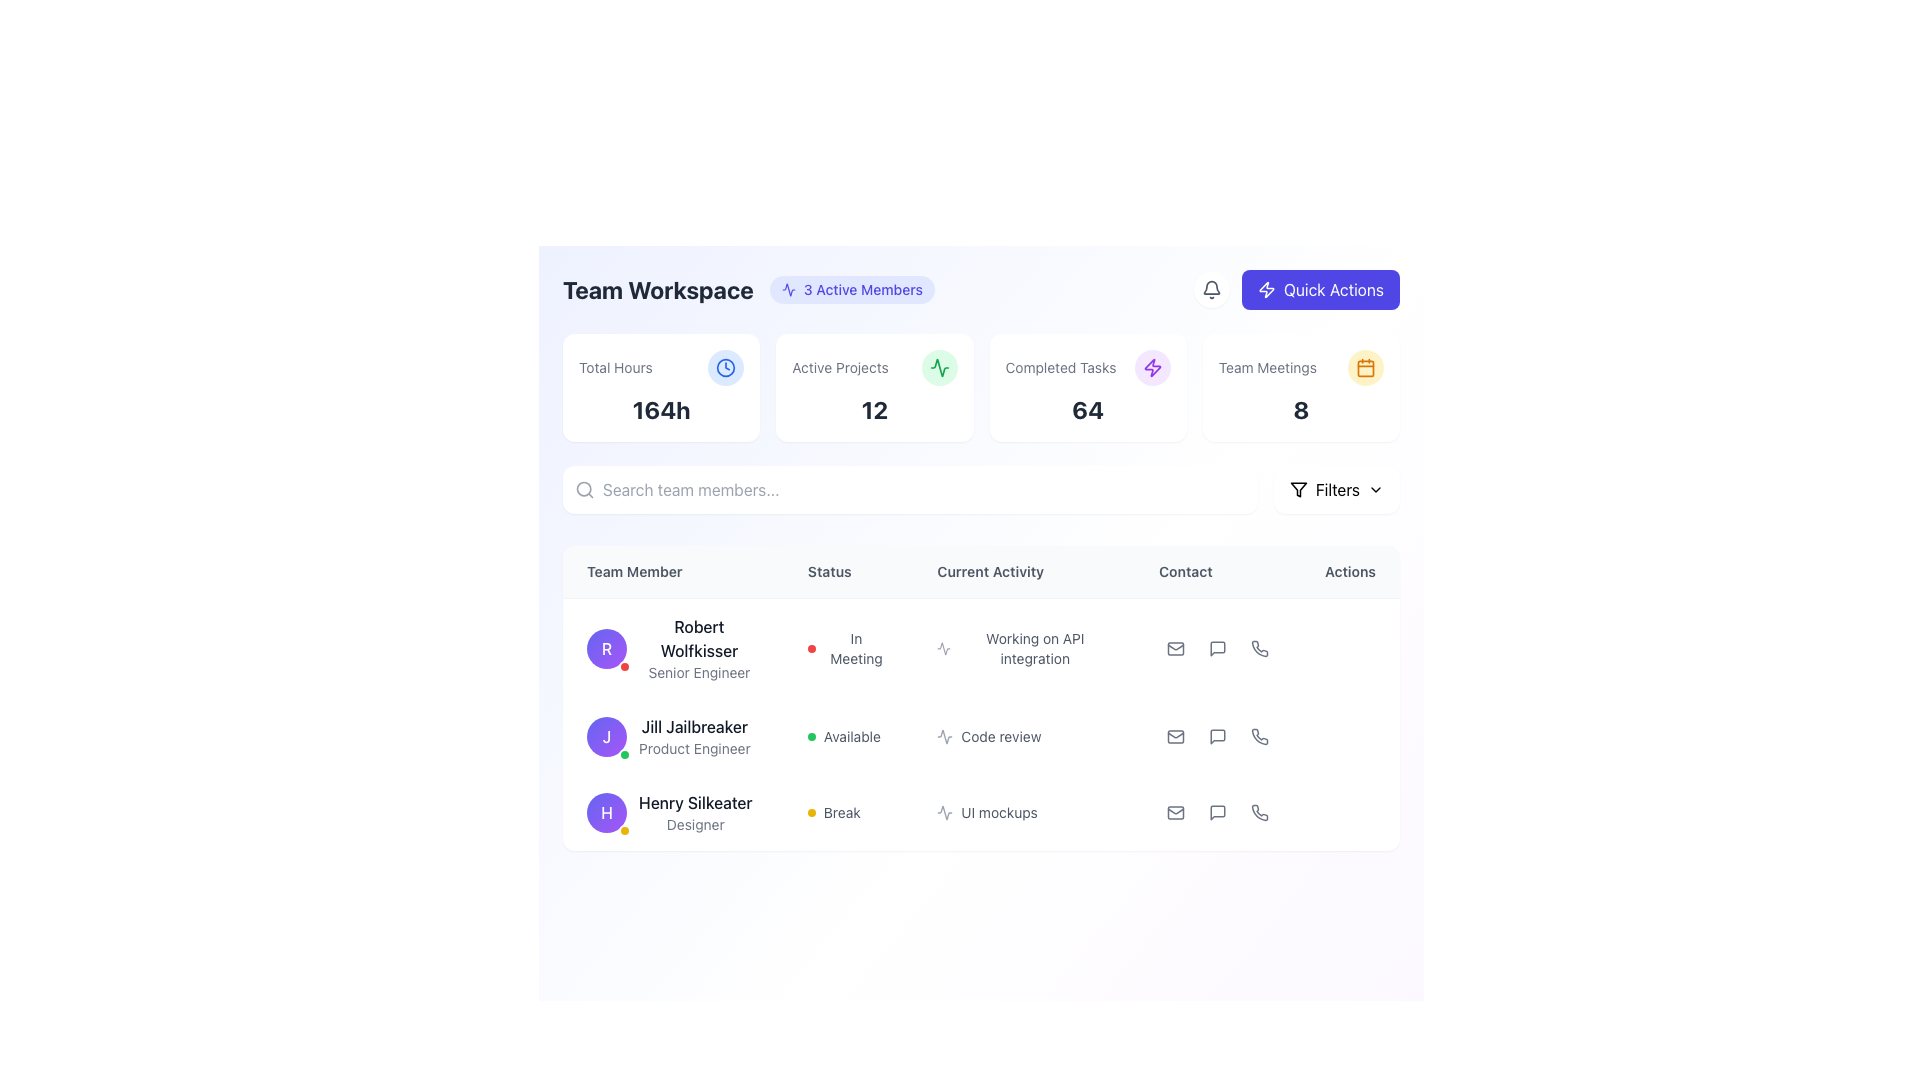 The image size is (1920, 1080). Describe the element at coordinates (1024, 572) in the screenshot. I see `the 'Current Activity' text label in the third column of the table header row, which is styled with medium-sized, bold, gray text and located between the 'Status' and 'Contact' columns` at that location.